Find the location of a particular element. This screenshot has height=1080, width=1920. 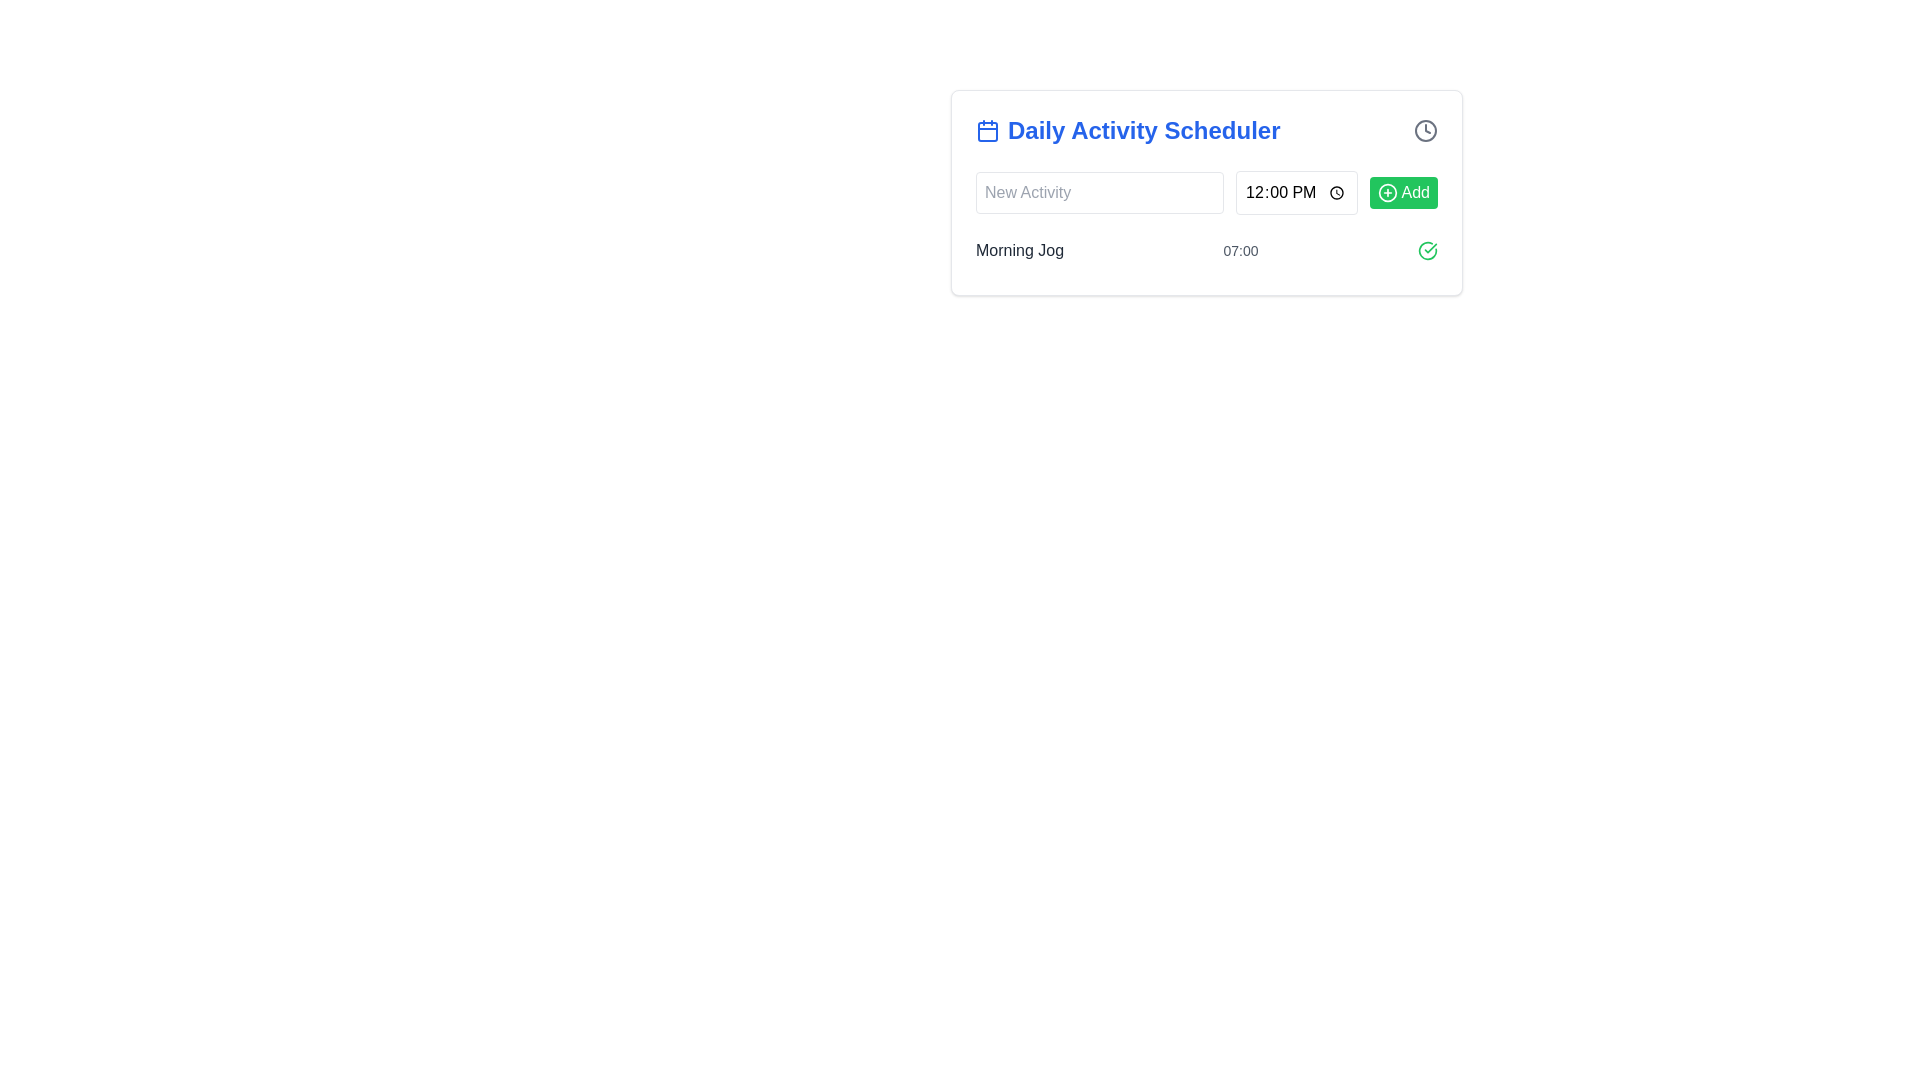

into the Time Input field displaying '12:00 PM' to interact with it is located at coordinates (1296, 192).